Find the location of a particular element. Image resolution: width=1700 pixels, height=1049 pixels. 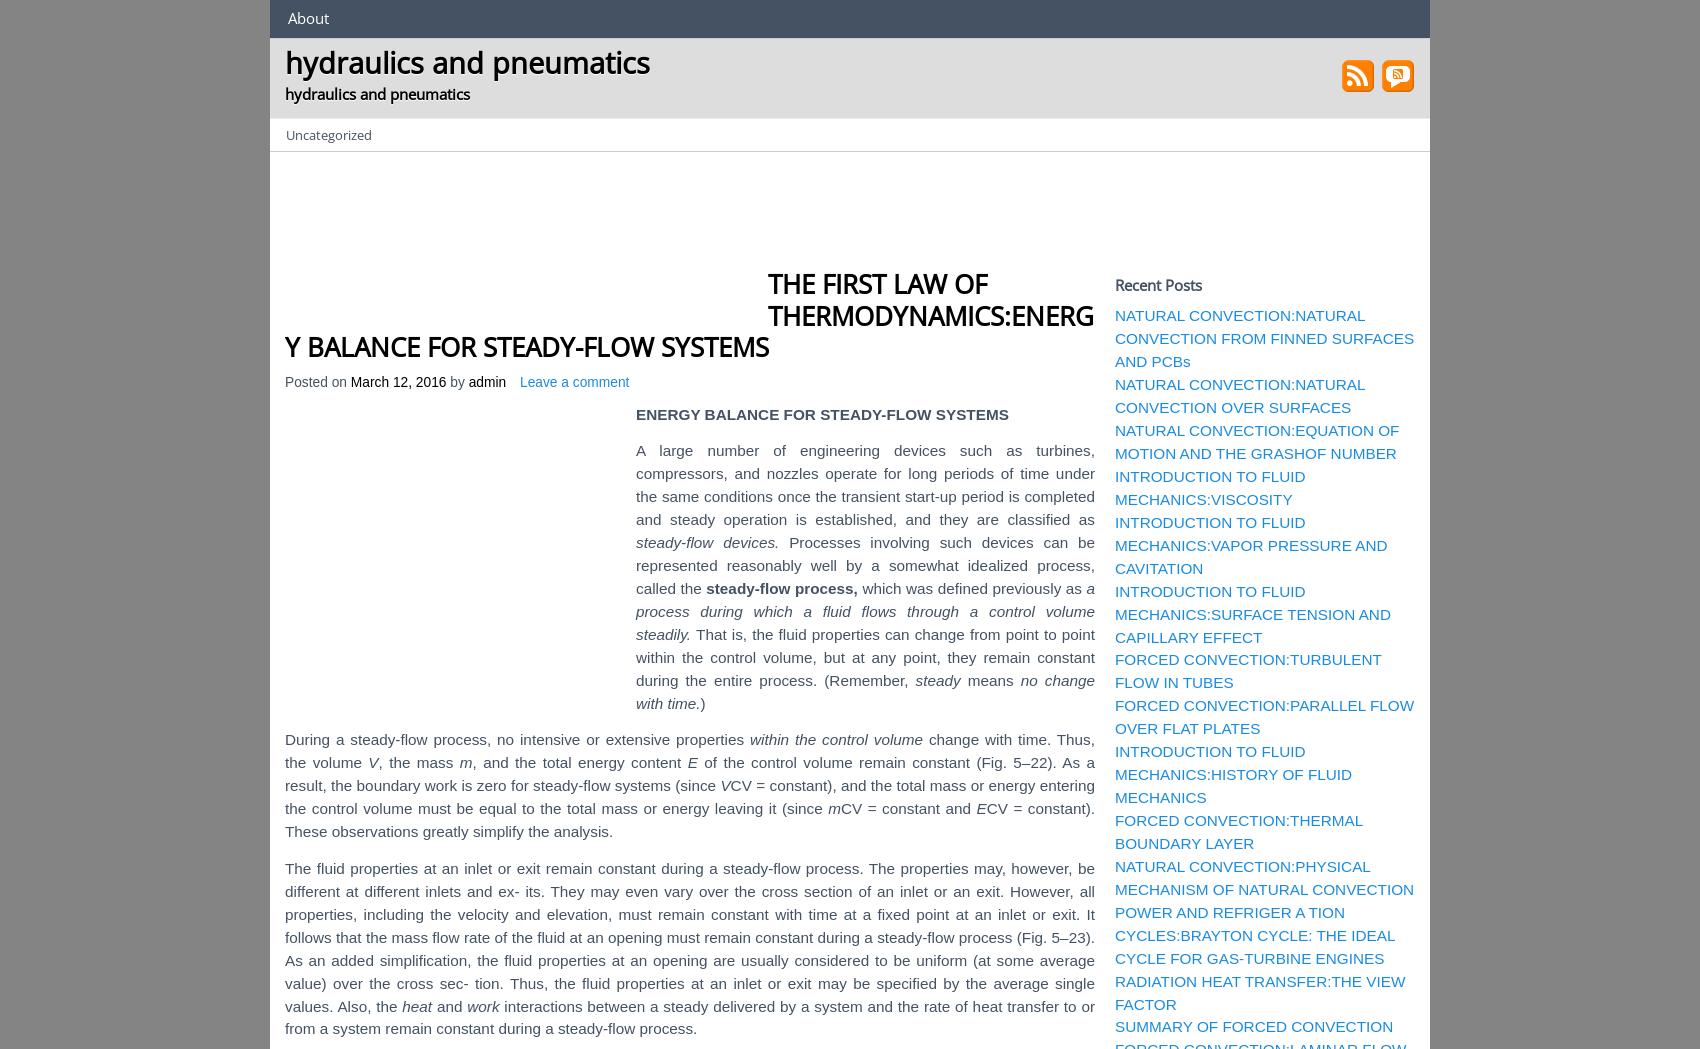

'The fluid properties at an inlet or exit remain constant during a steady-flow process. The properties may, however, be different at different inlets and ex- its. They may even vary over the cross section of an inlet or an exit. However, all properties, including the velocity and elevation, must remain constant with time at a fixed point at an inlet or exit. It follows that the mass flow rate of the fluid at an opening must remain constant during a steady-flow process (Fig. 5–23). As an added simplification, the fluid properties at an opening are usually considered to be uniform (at some average value) over the cross sec- tion. Thus, the fluid properties at an inlet or exit may be specified by the average single values. Also, the' is located at coordinates (690, 936).